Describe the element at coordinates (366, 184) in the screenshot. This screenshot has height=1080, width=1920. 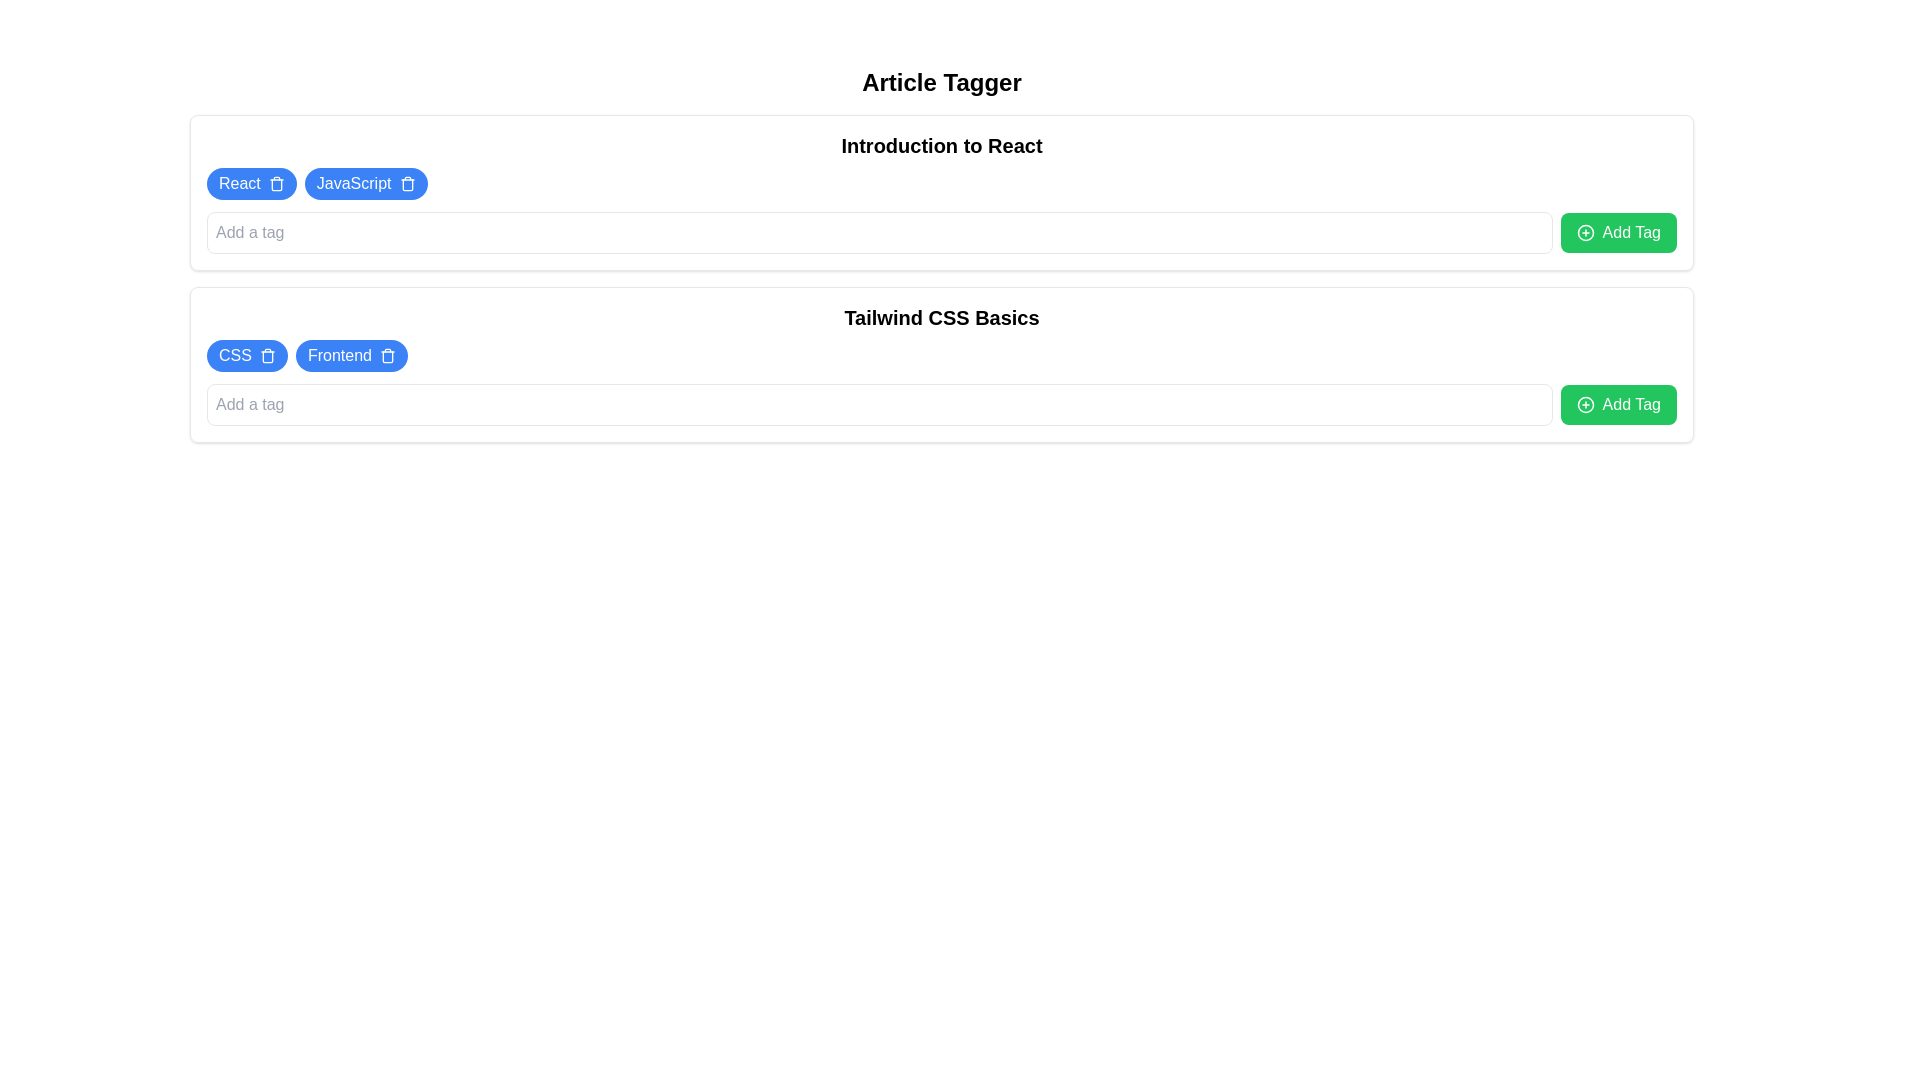
I see `the second interactive tag labeled 'JavaScript'` at that location.